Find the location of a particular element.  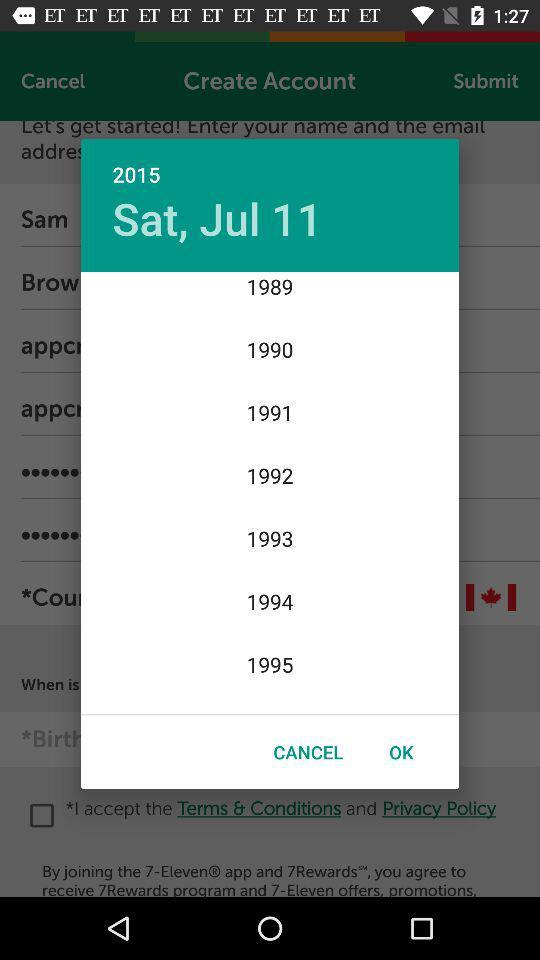

the ok icon is located at coordinates (401, 751).